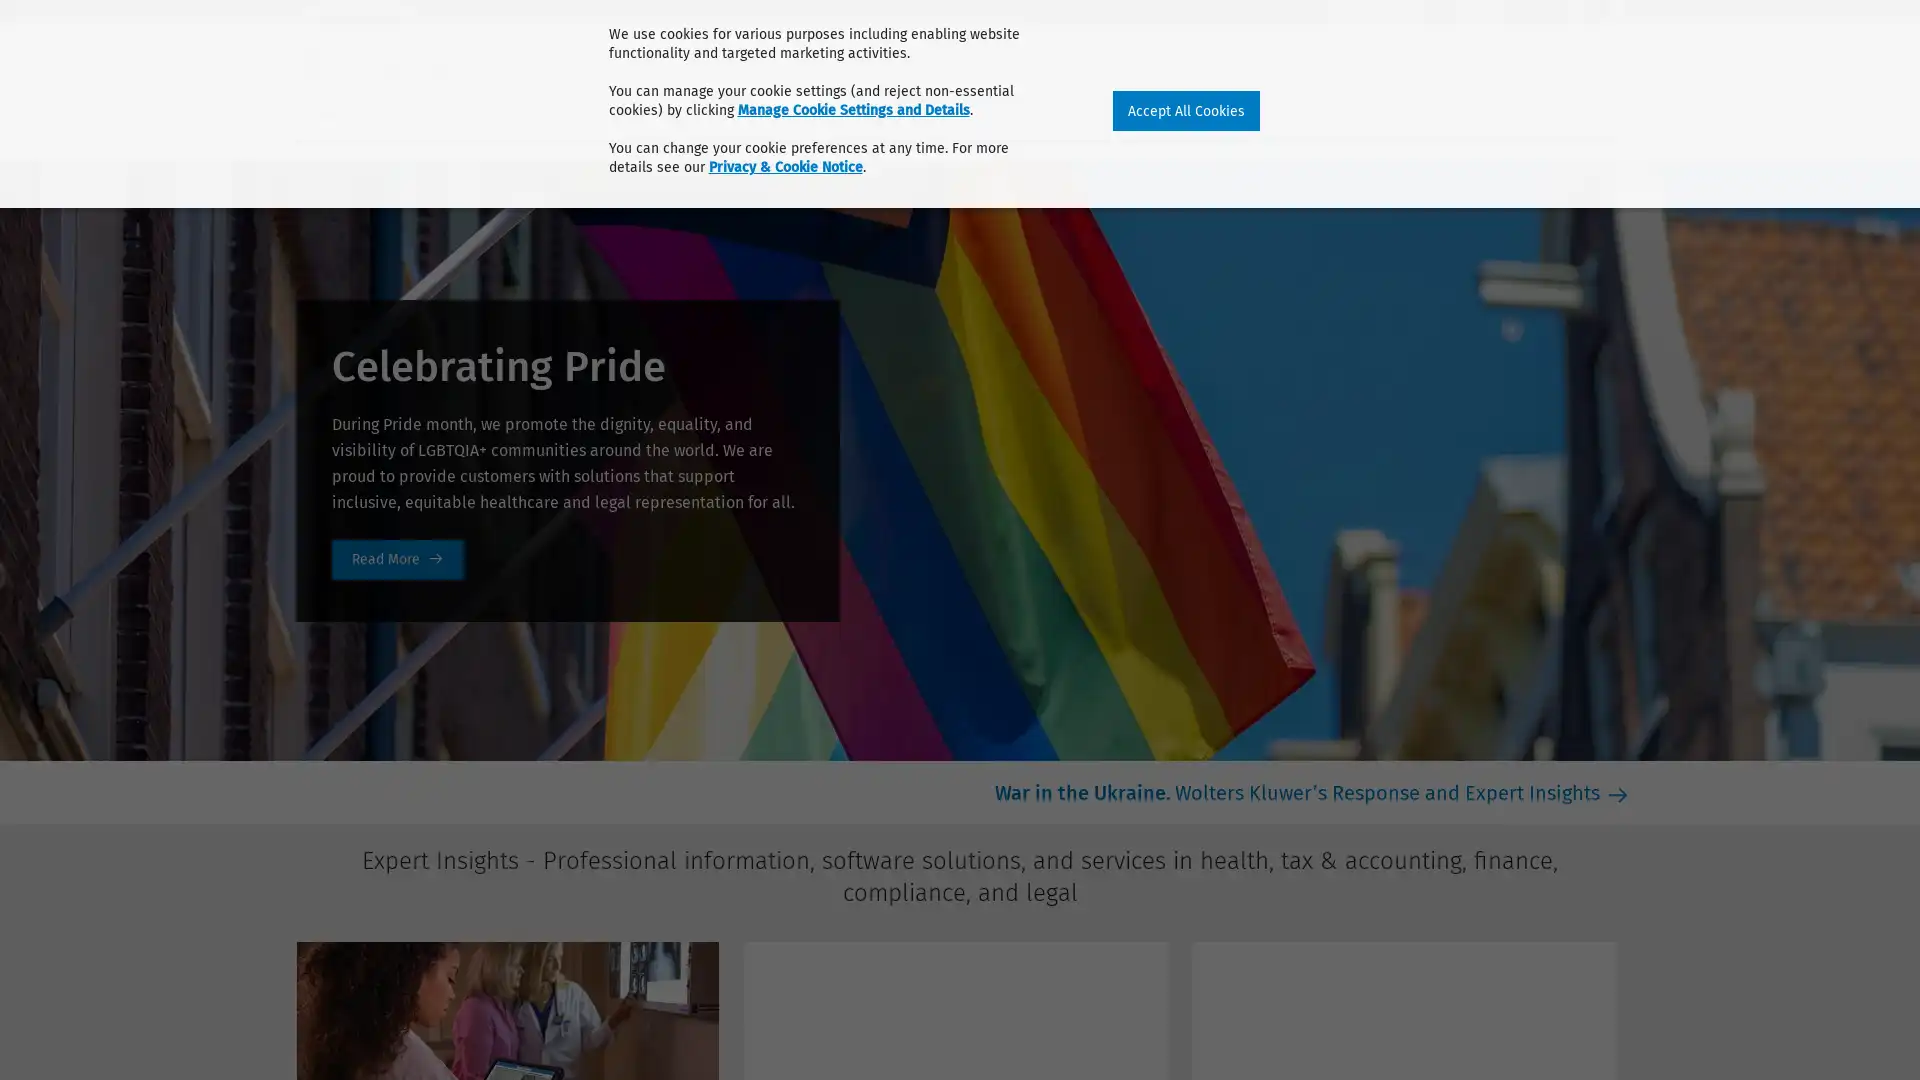  What do you see at coordinates (1632, 56) in the screenshot?
I see `/Feature/WoltersKluwer/OneWeb/SearchHeader/Search` at bounding box center [1632, 56].